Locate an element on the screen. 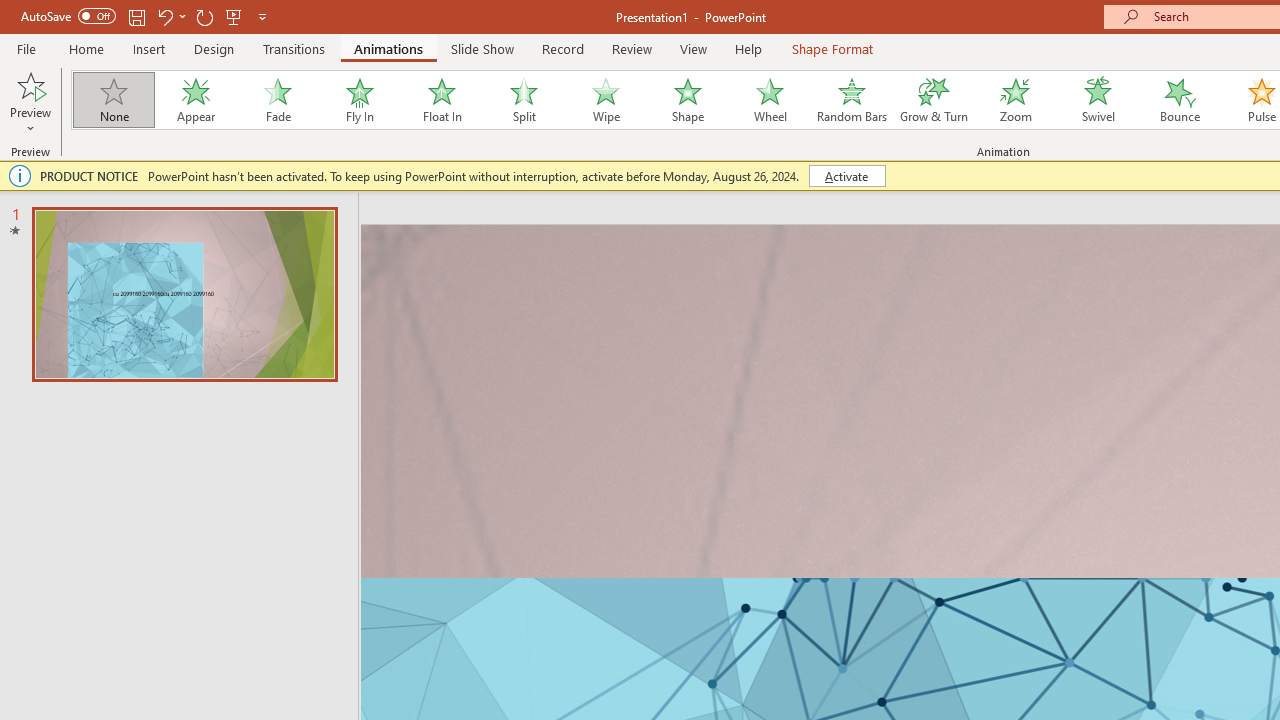 This screenshot has width=1280, height=720. 'Bounce' is located at coordinates (1180, 100).